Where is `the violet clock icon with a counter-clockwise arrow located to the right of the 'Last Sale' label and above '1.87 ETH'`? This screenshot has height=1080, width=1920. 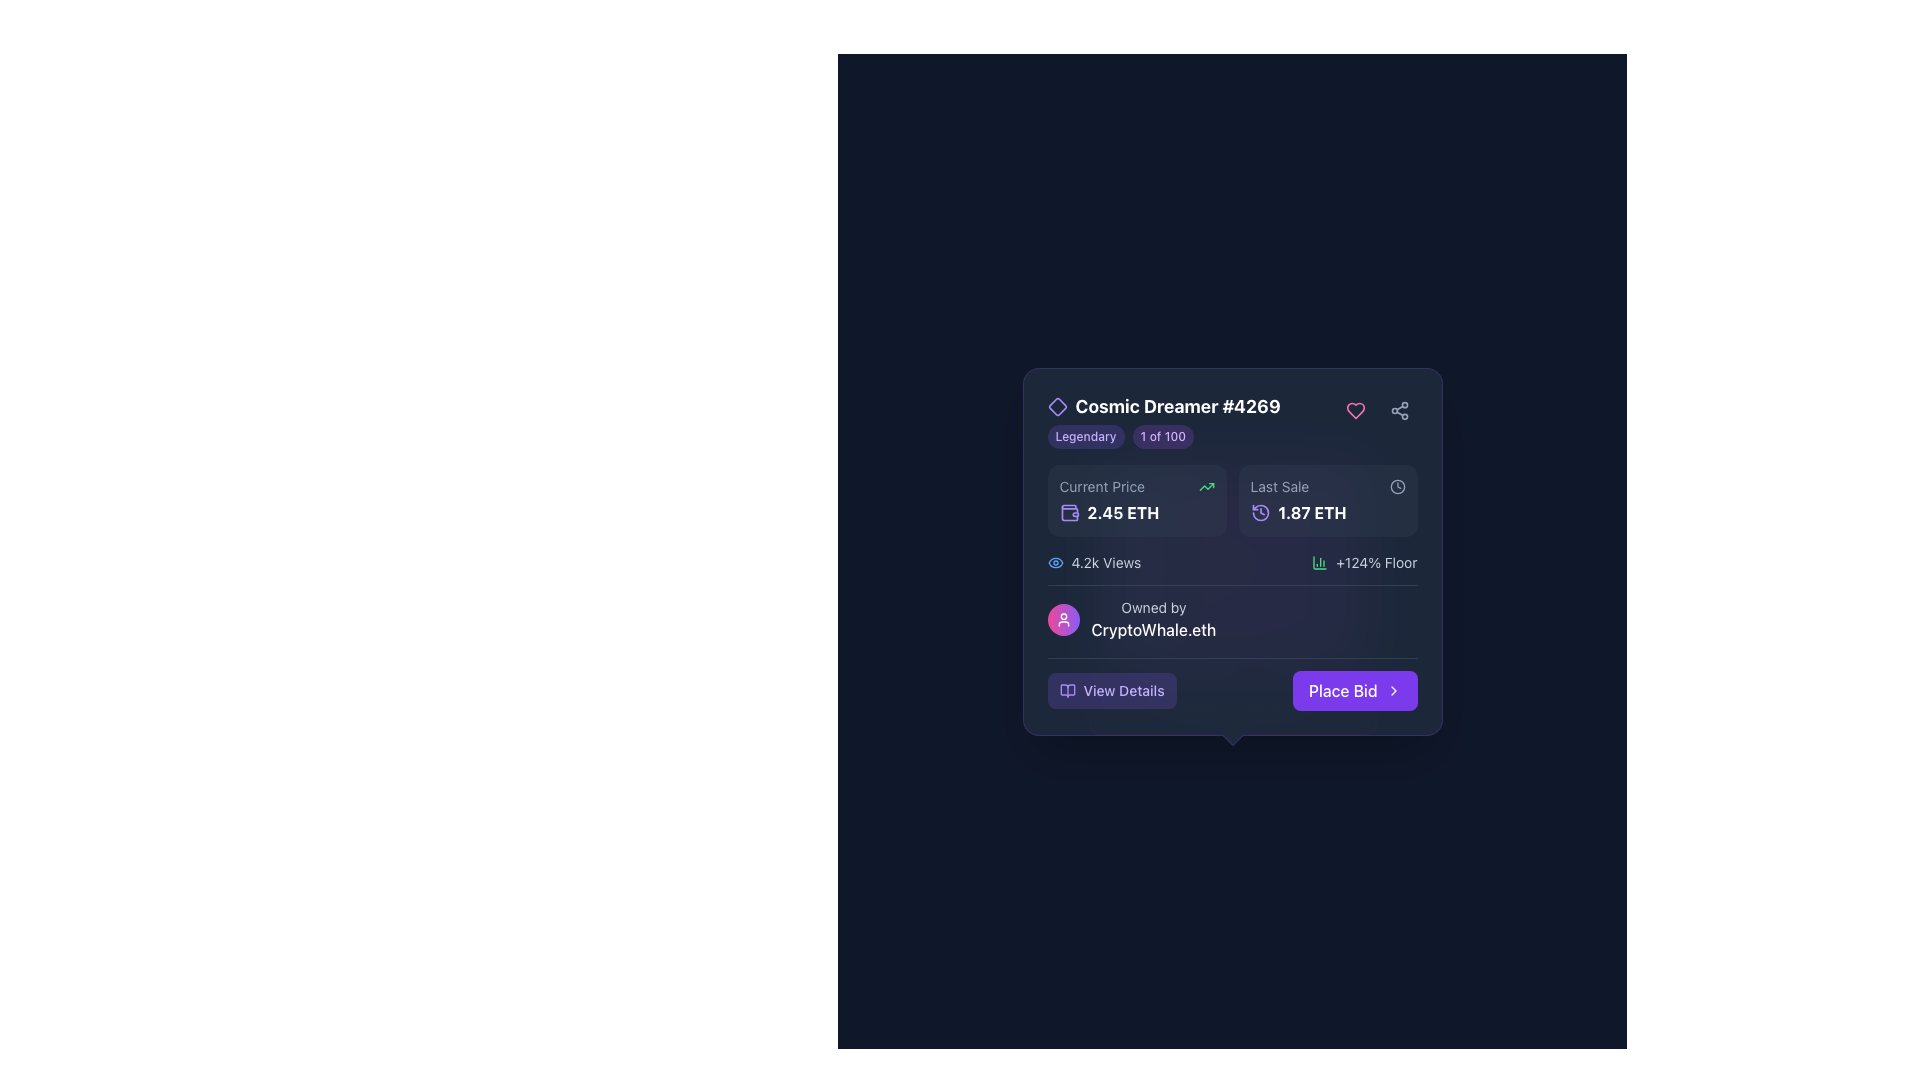 the violet clock icon with a counter-clockwise arrow located to the right of the 'Last Sale' label and above '1.87 ETH' is located at coordinates (1259, 512).